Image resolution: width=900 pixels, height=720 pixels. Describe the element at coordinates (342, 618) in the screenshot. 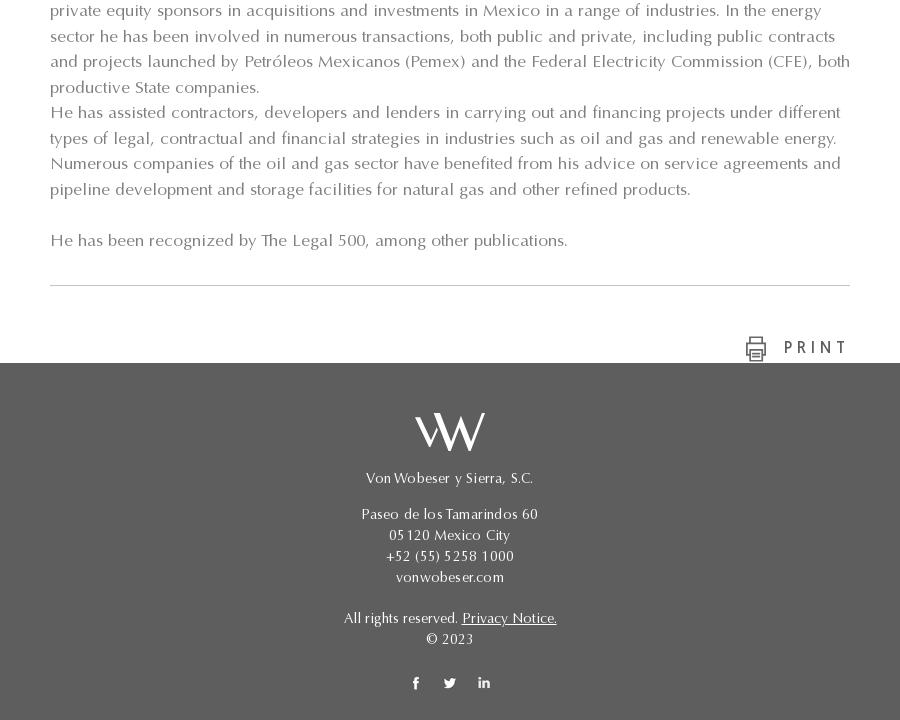

I see `'All rights reserved.'` at that location.